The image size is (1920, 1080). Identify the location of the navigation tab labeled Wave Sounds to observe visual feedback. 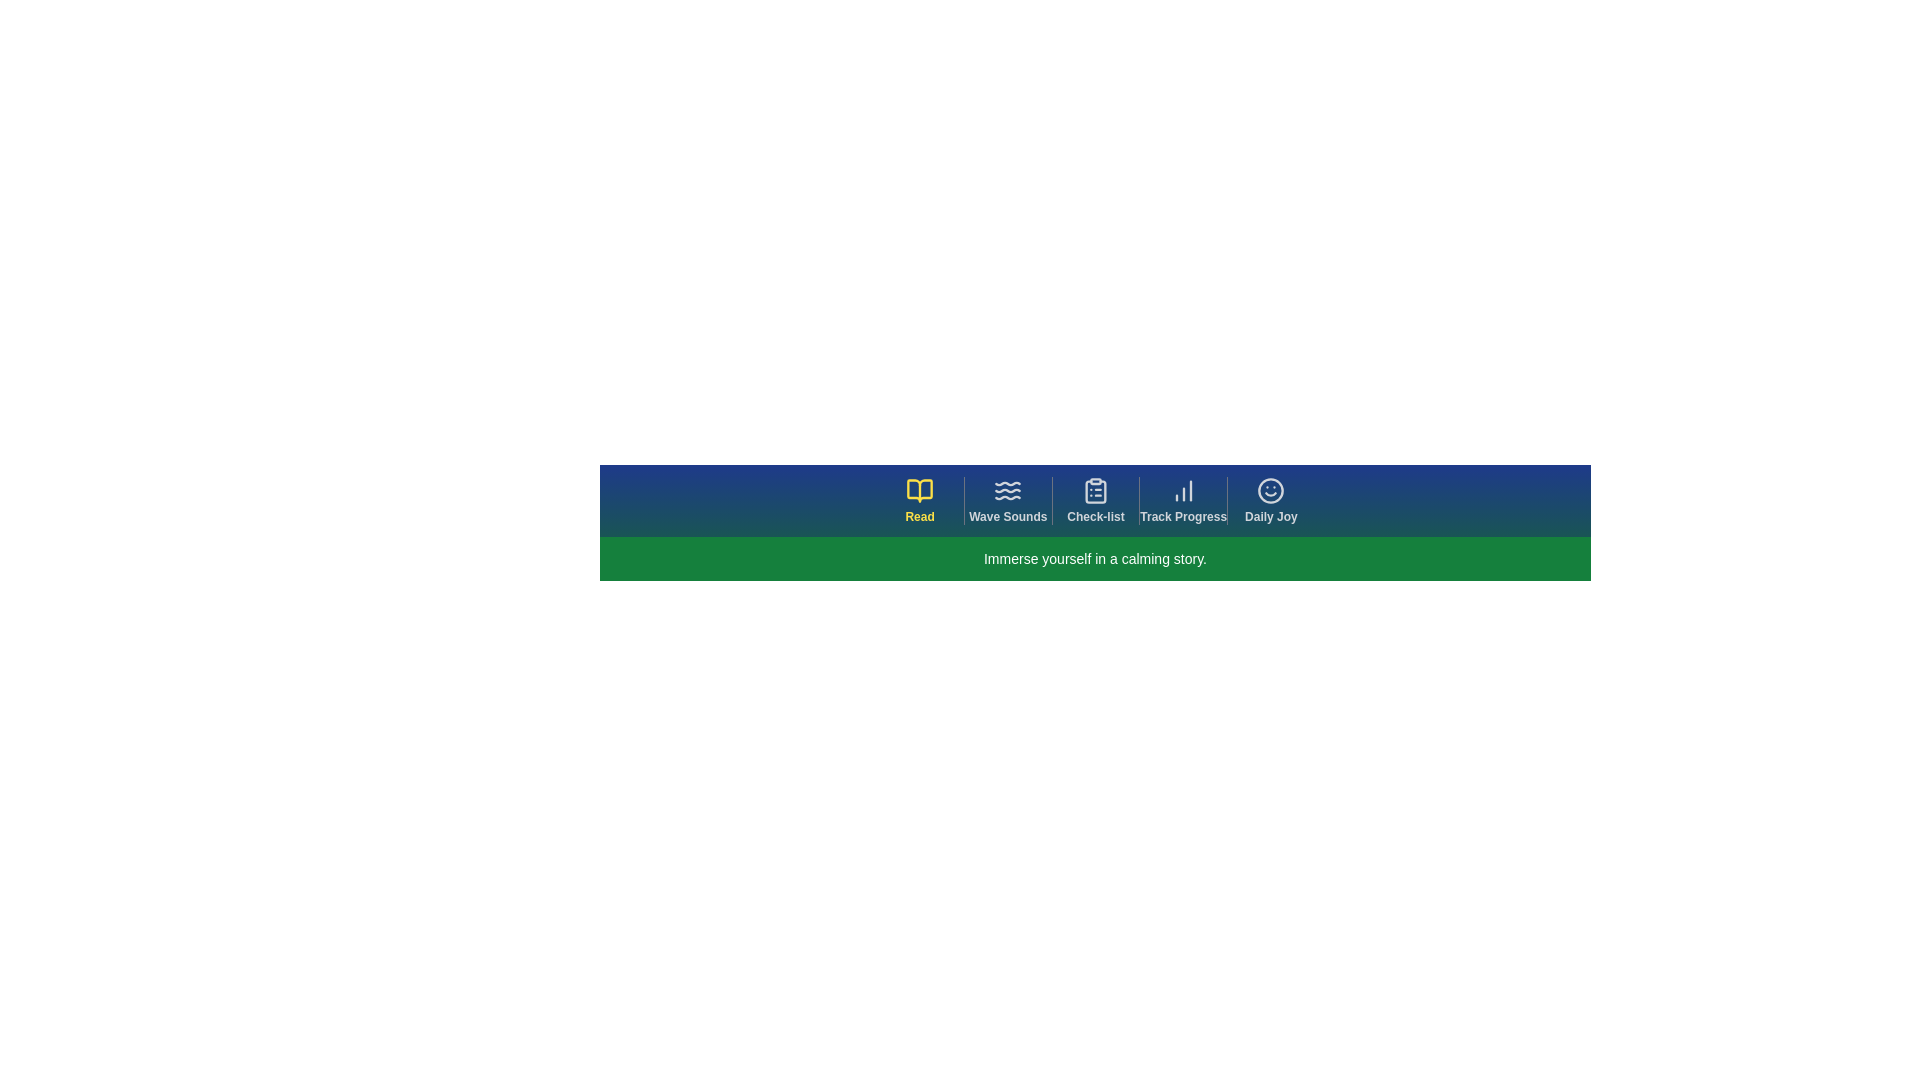
(1008, 500).